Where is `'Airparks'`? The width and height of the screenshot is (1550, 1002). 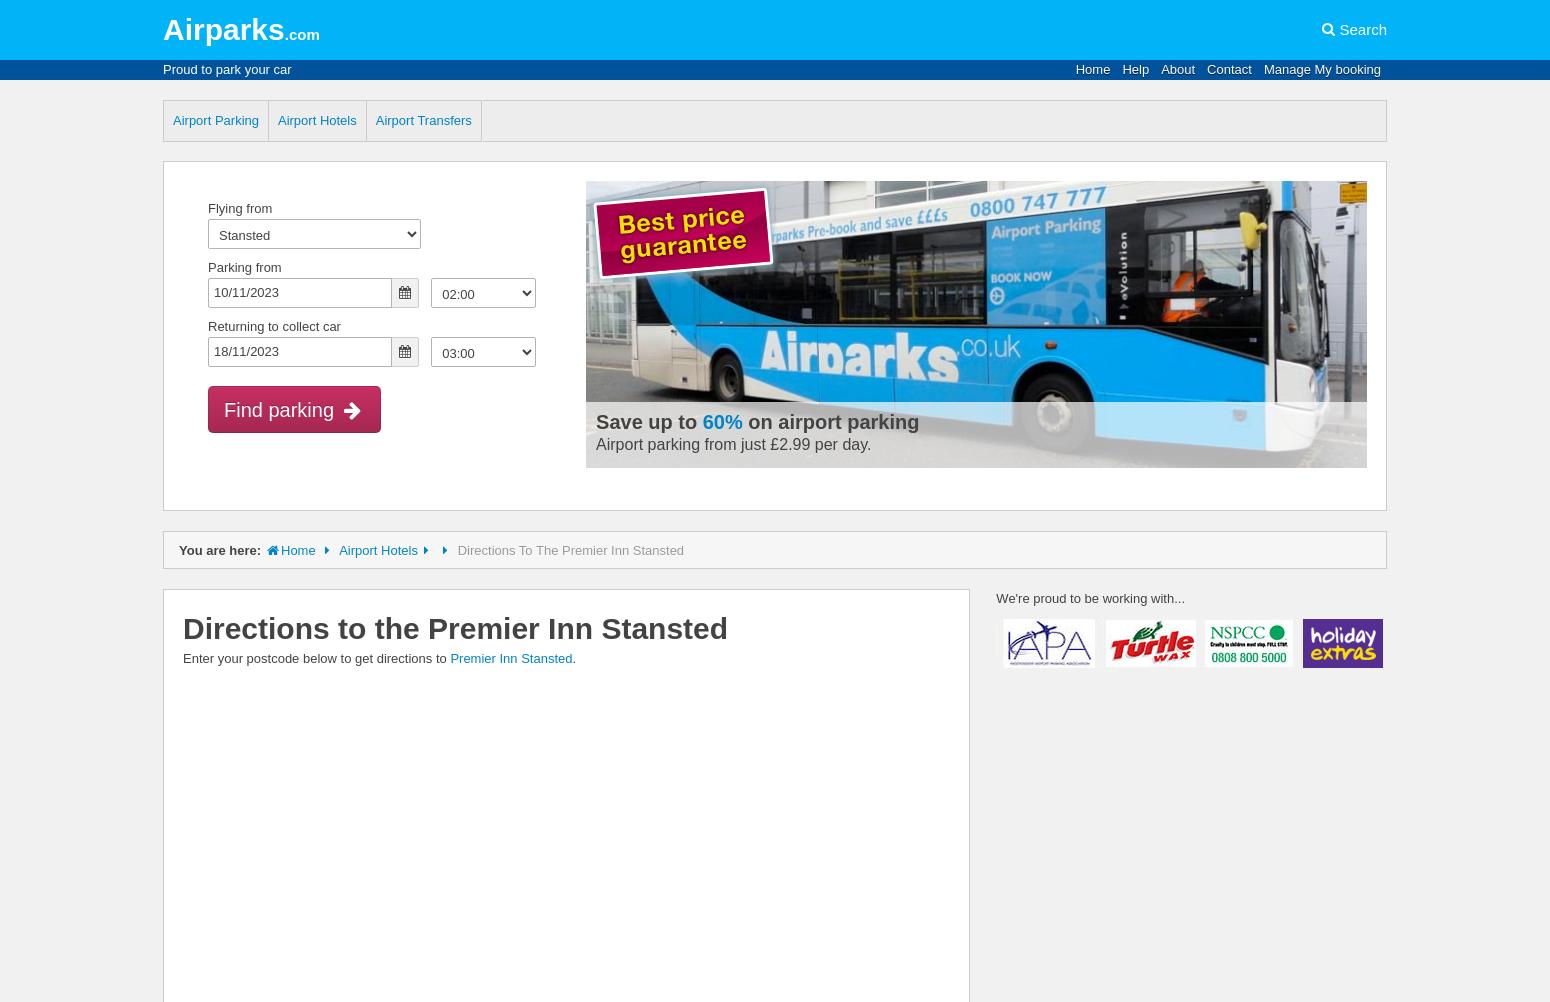
'Airparks' is located at coordinates (222, 29).